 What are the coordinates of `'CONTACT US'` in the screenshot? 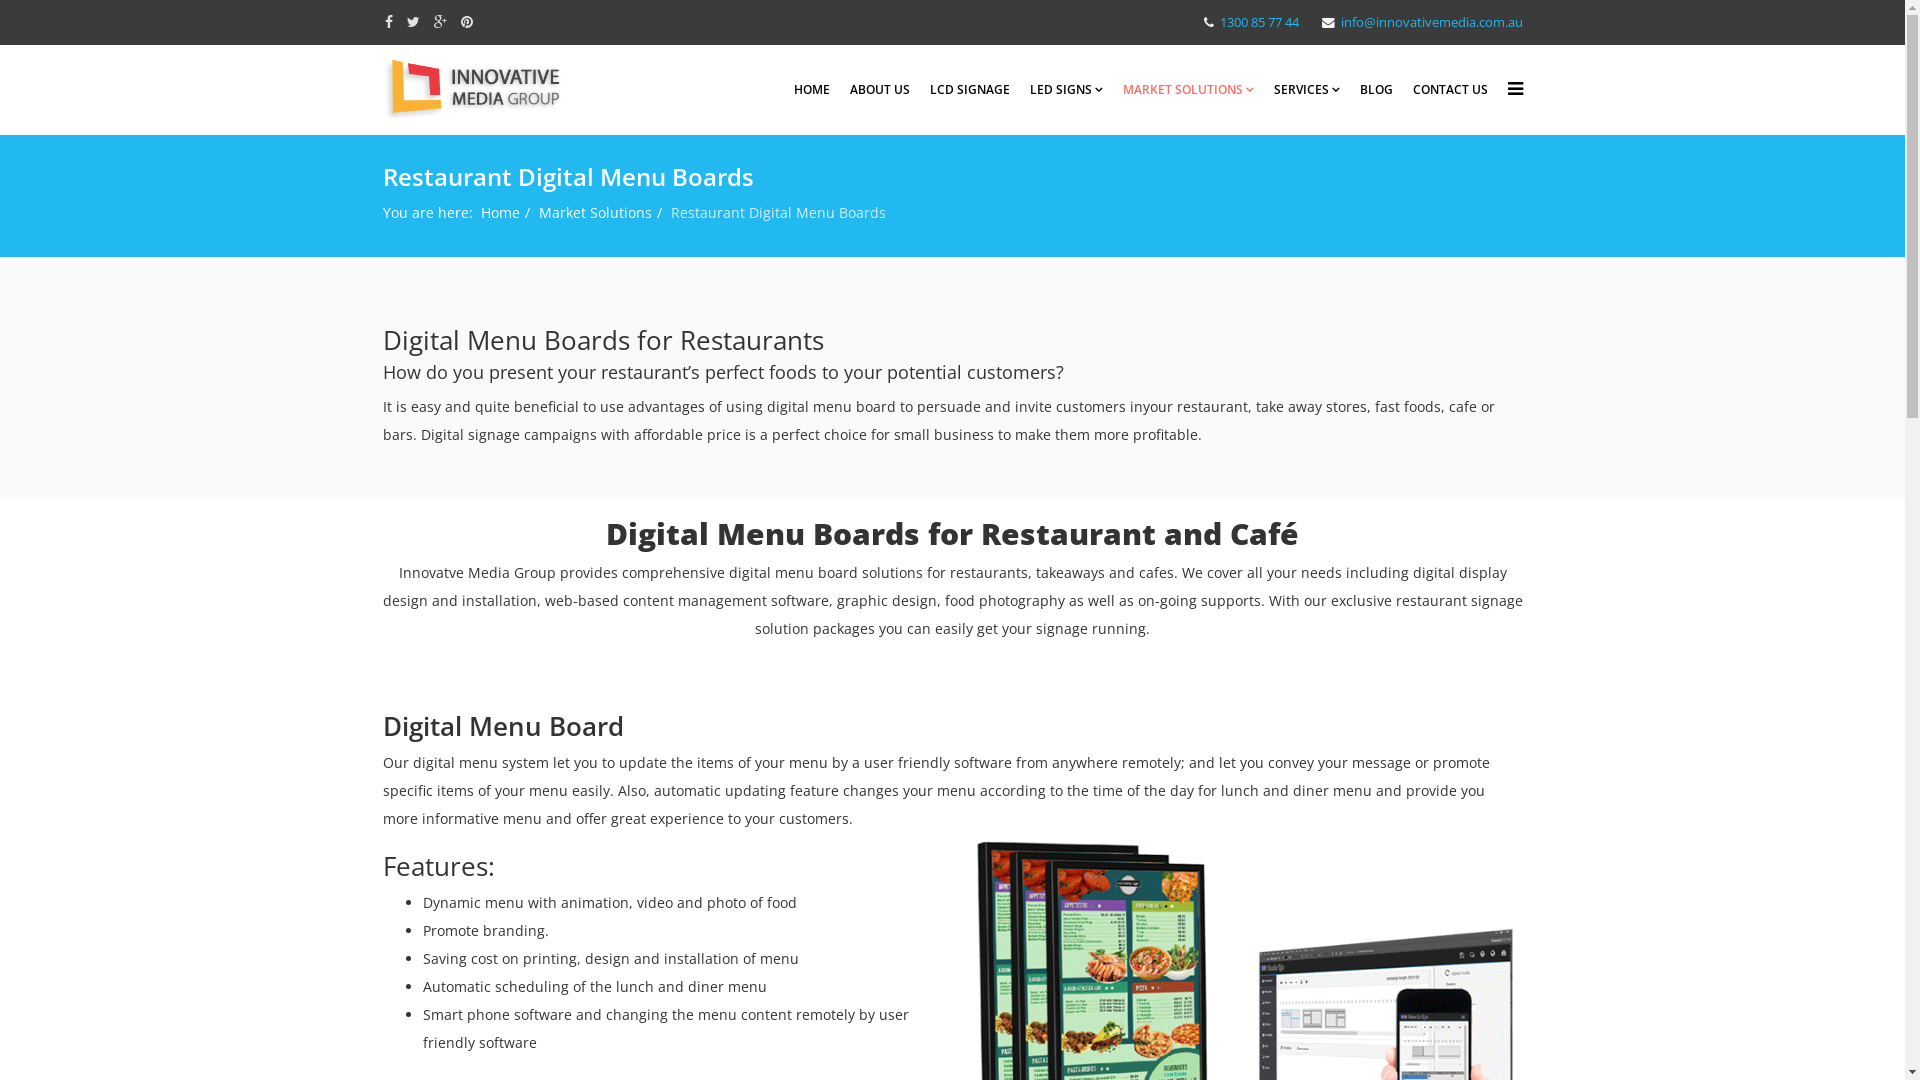 It's located at (1449, 88).